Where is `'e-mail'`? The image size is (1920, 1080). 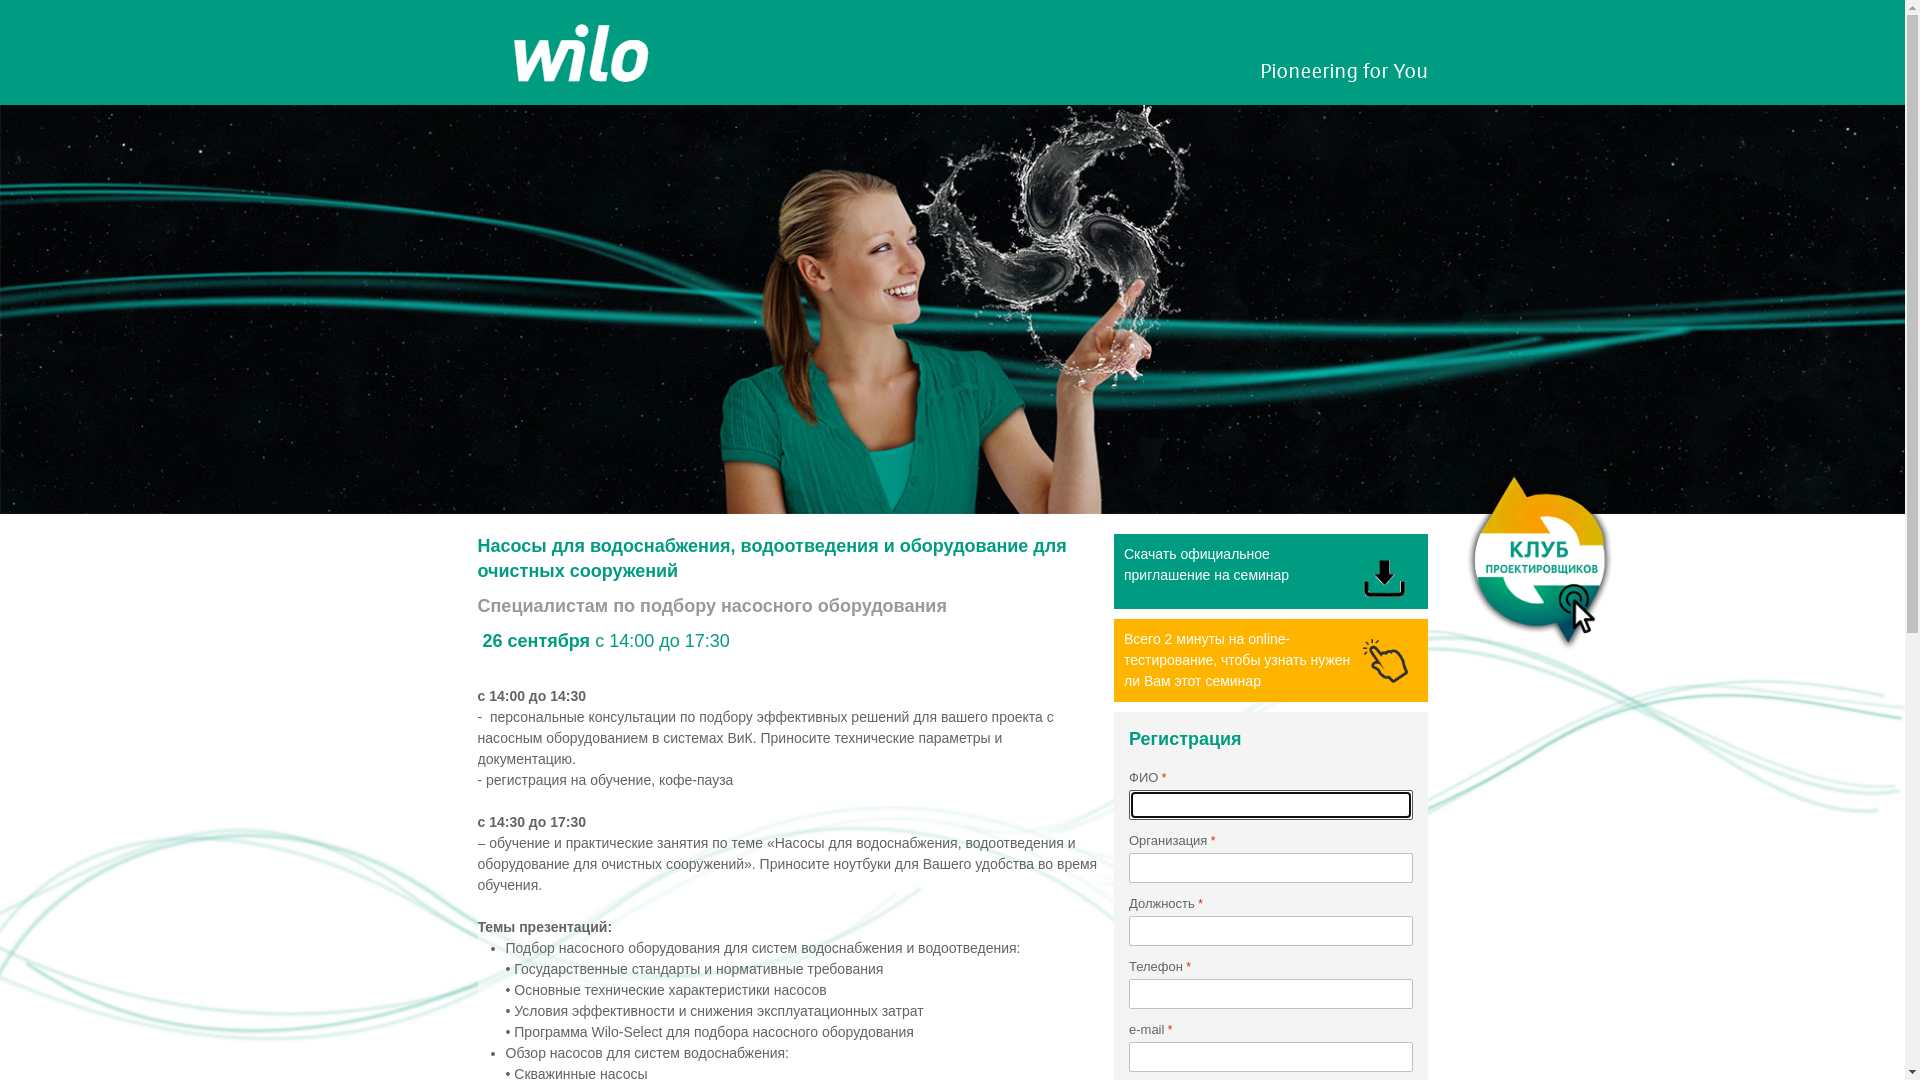
'e-mail' is located at coordinates (1270, 1055).